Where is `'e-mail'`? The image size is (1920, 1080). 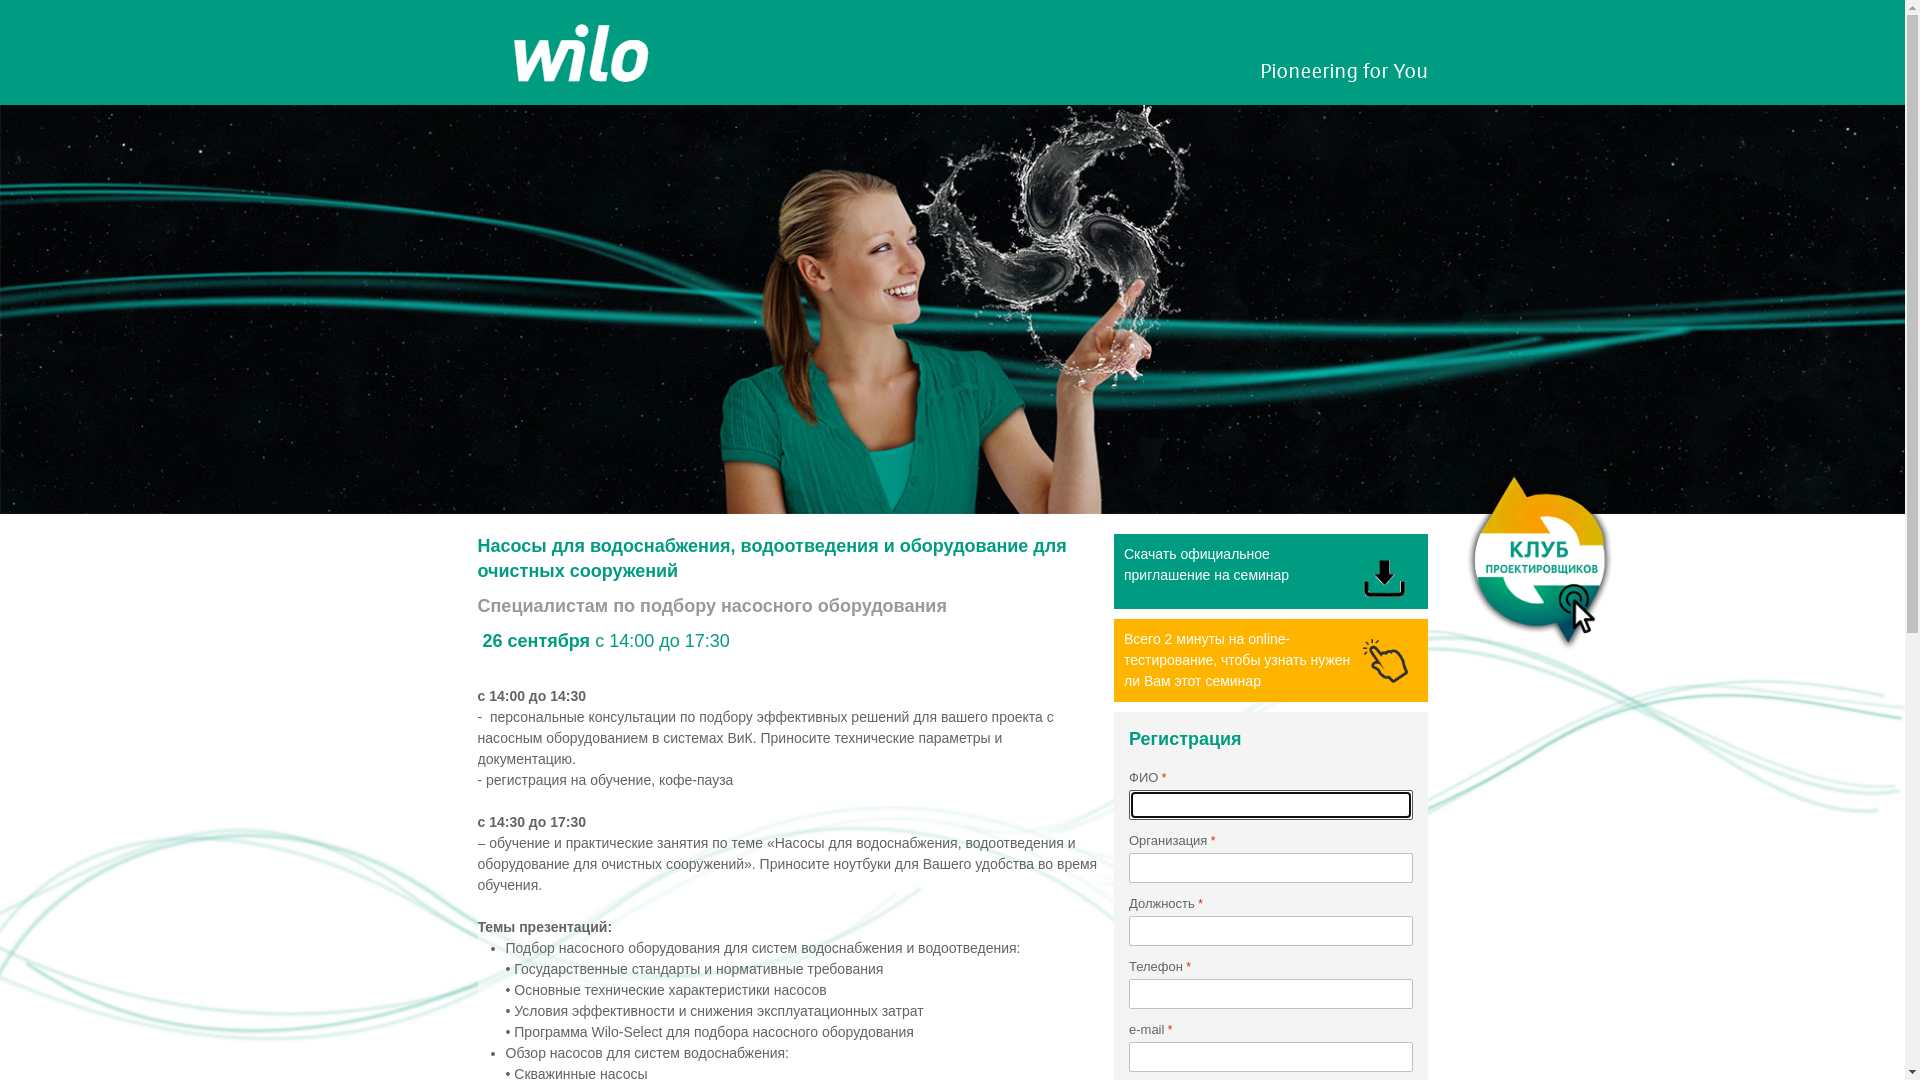
'e-mail' is located at coordinates (1270, 1055).